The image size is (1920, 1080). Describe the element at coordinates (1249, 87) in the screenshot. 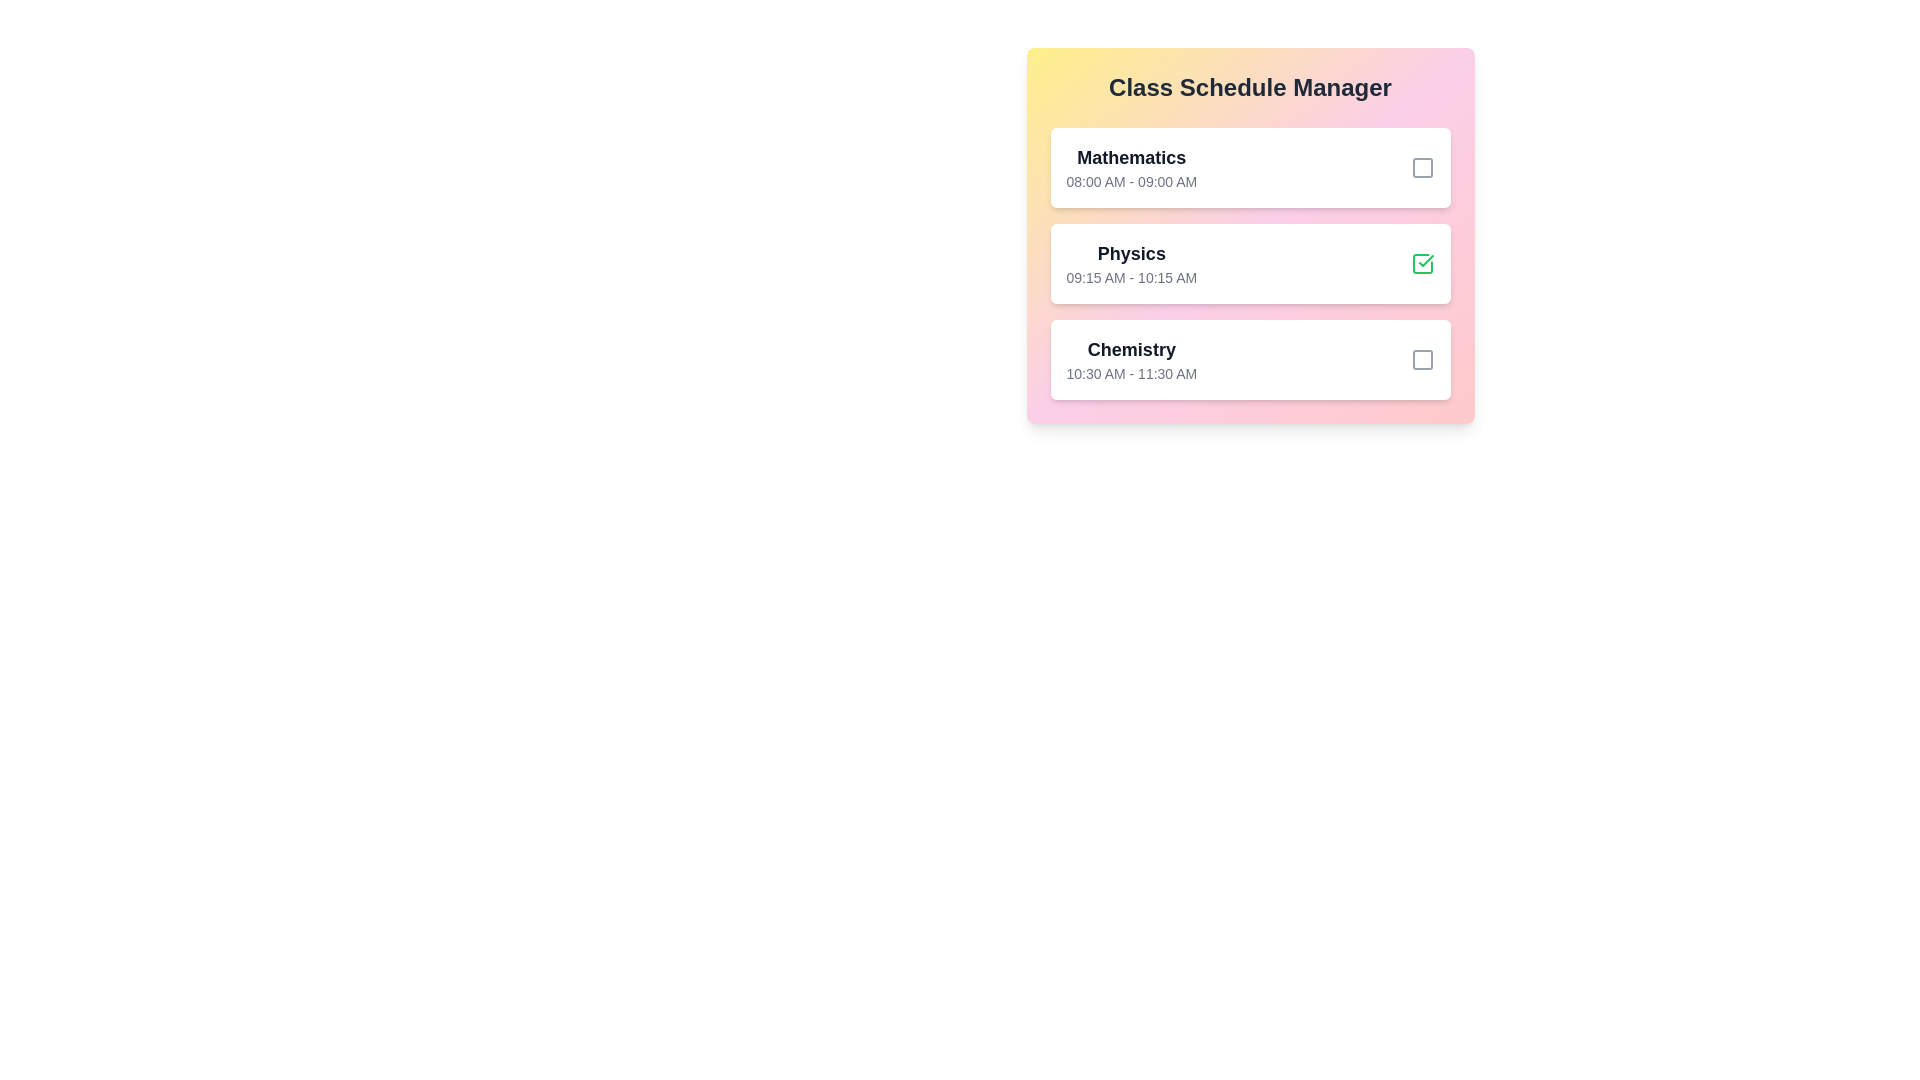

I see `the 'Class Schedule Manager' title to focus on it` at that location.